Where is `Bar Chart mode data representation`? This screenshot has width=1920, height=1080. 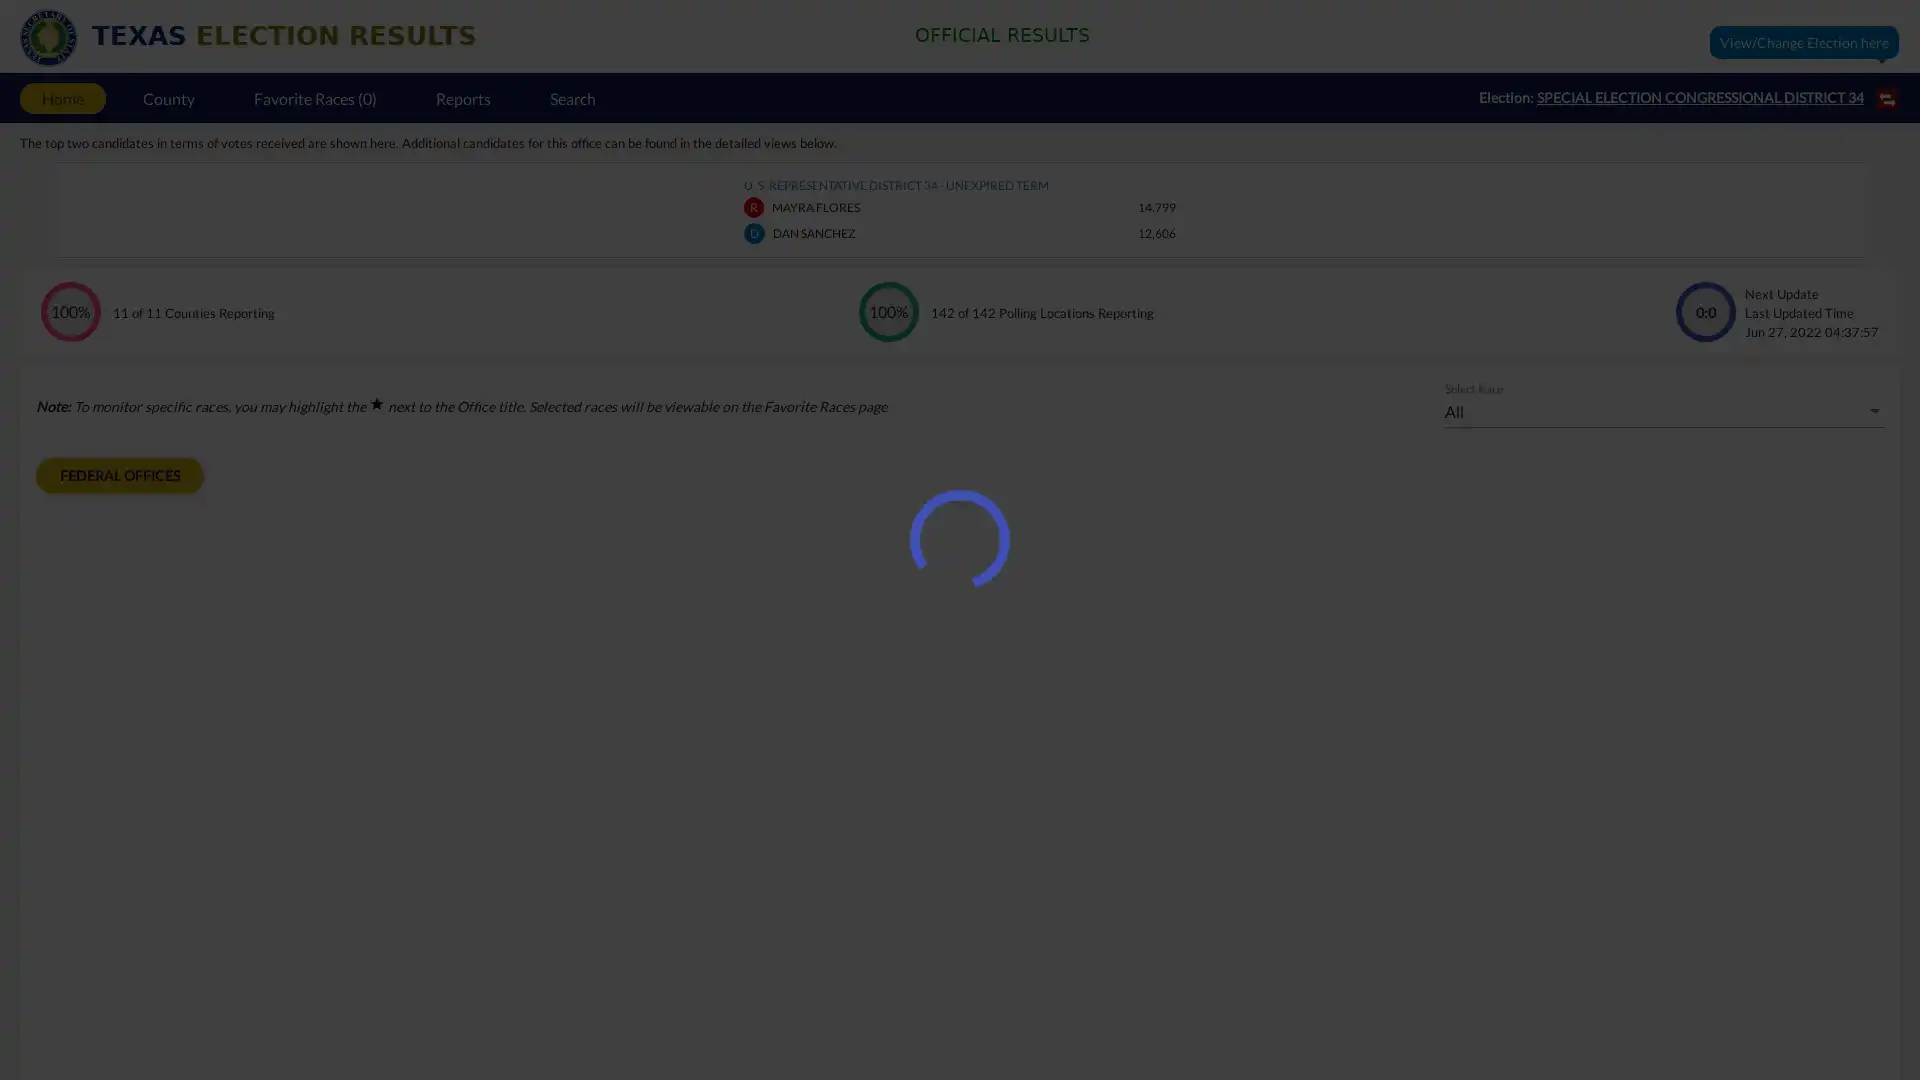
Bar Chart mode data representation is located at coordinates (1809, 532).